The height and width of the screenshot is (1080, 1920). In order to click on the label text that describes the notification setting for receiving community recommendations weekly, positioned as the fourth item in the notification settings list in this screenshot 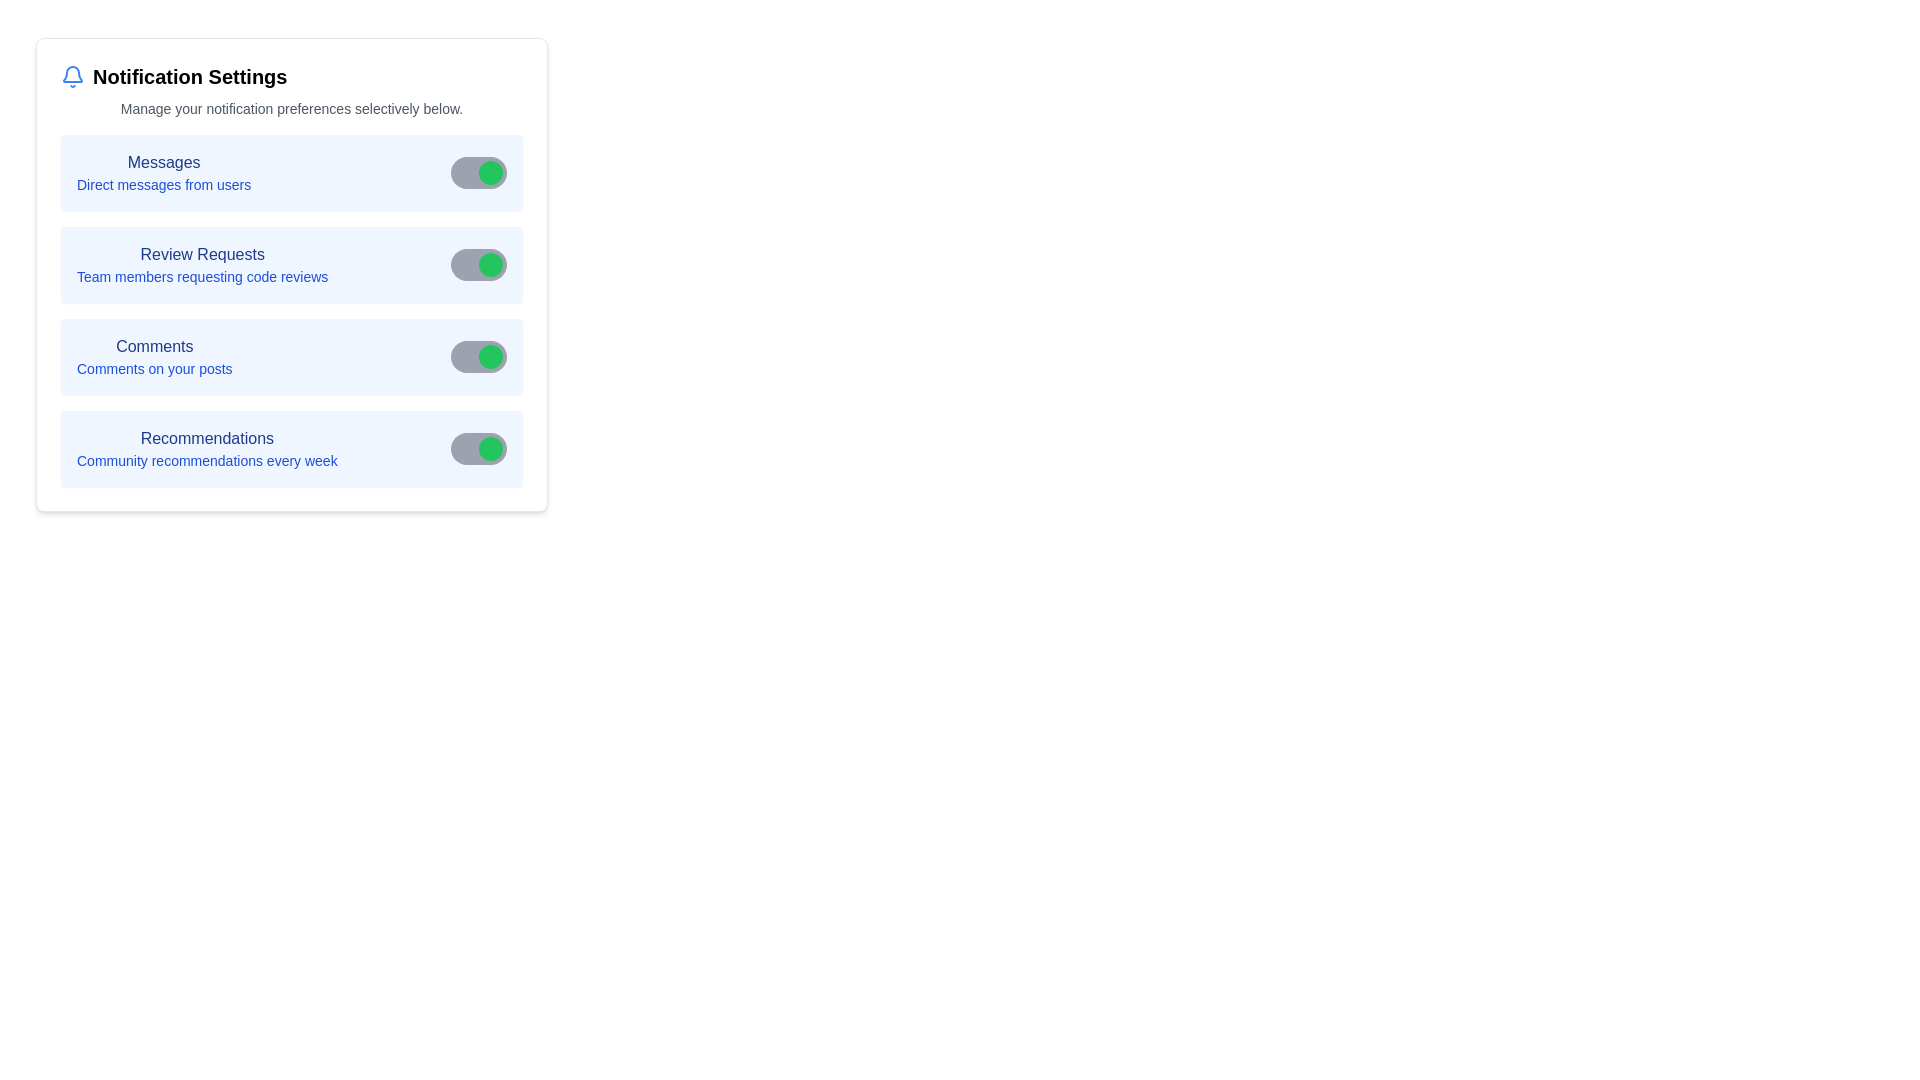, I will do `click(207, 447)`.